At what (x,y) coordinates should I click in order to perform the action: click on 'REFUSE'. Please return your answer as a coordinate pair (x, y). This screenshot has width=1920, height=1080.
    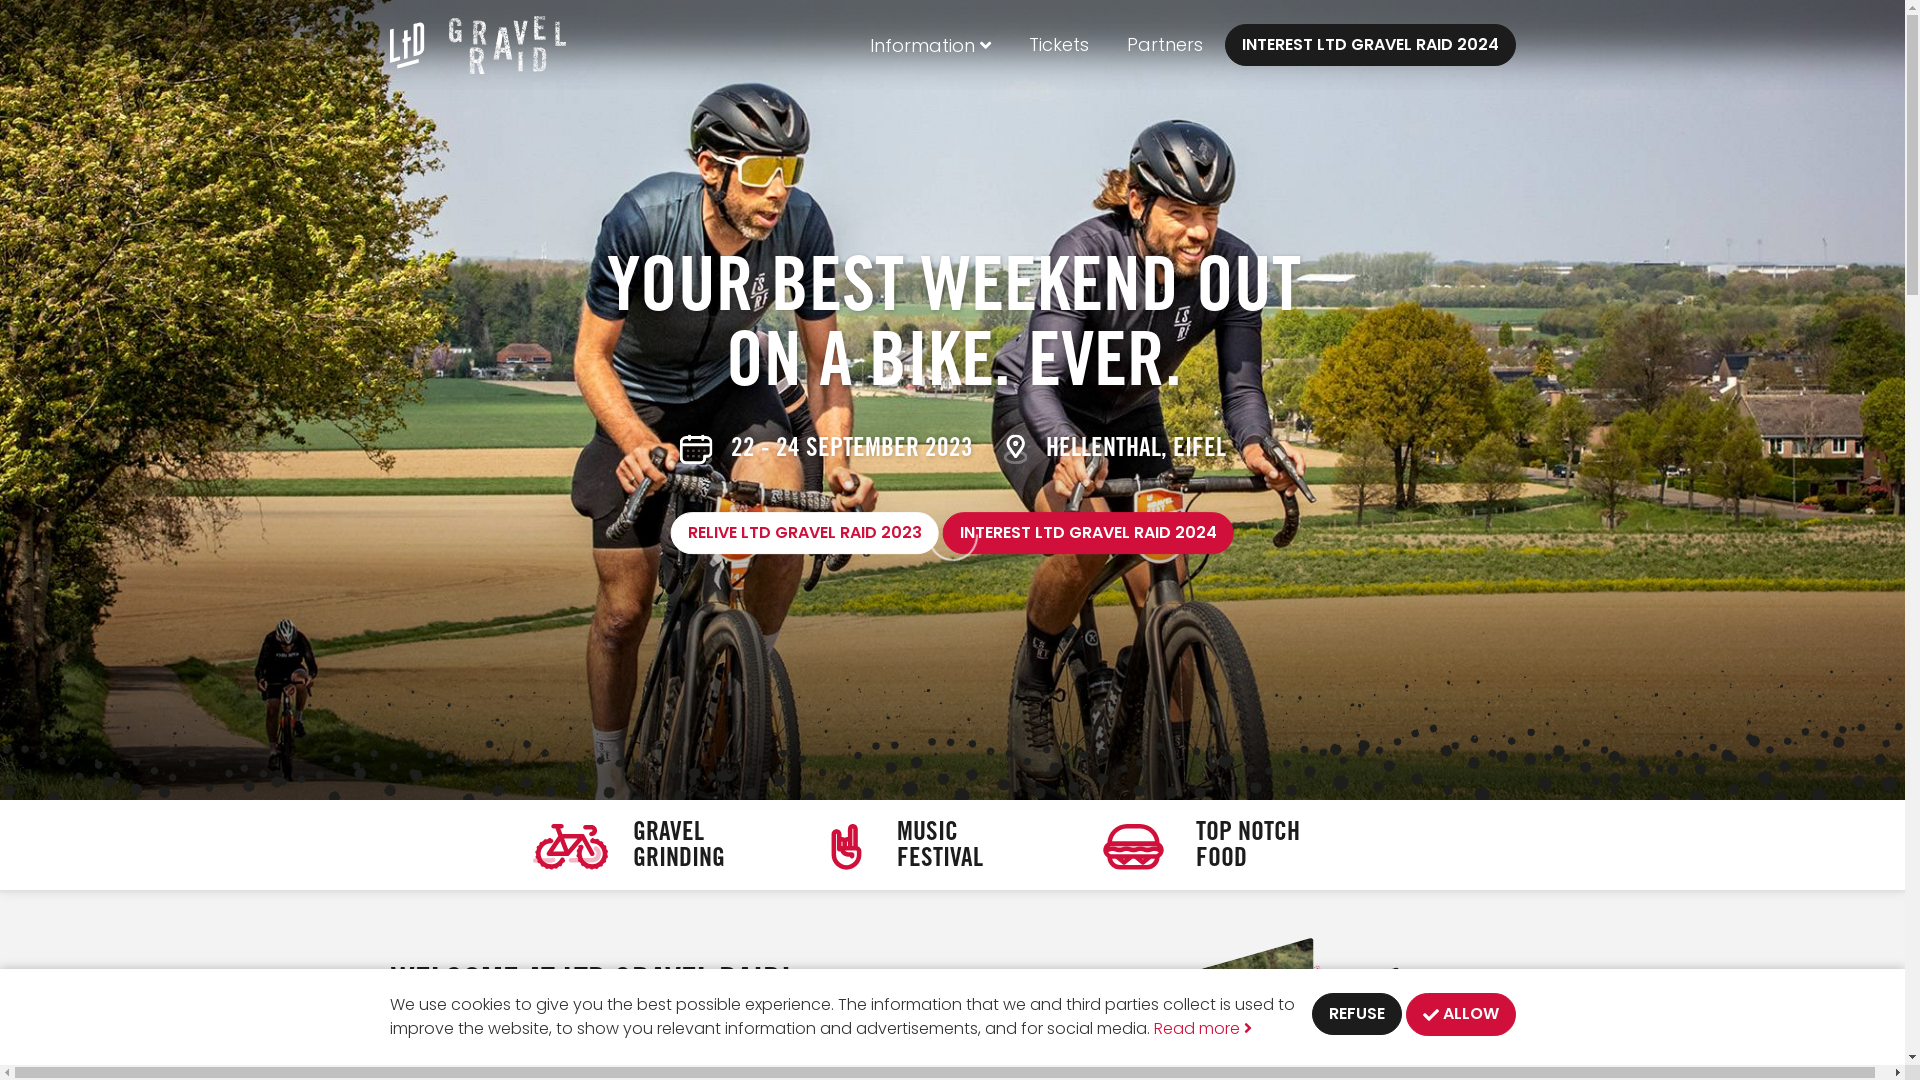
    Looking at the image, I should click on (1357, 1014).